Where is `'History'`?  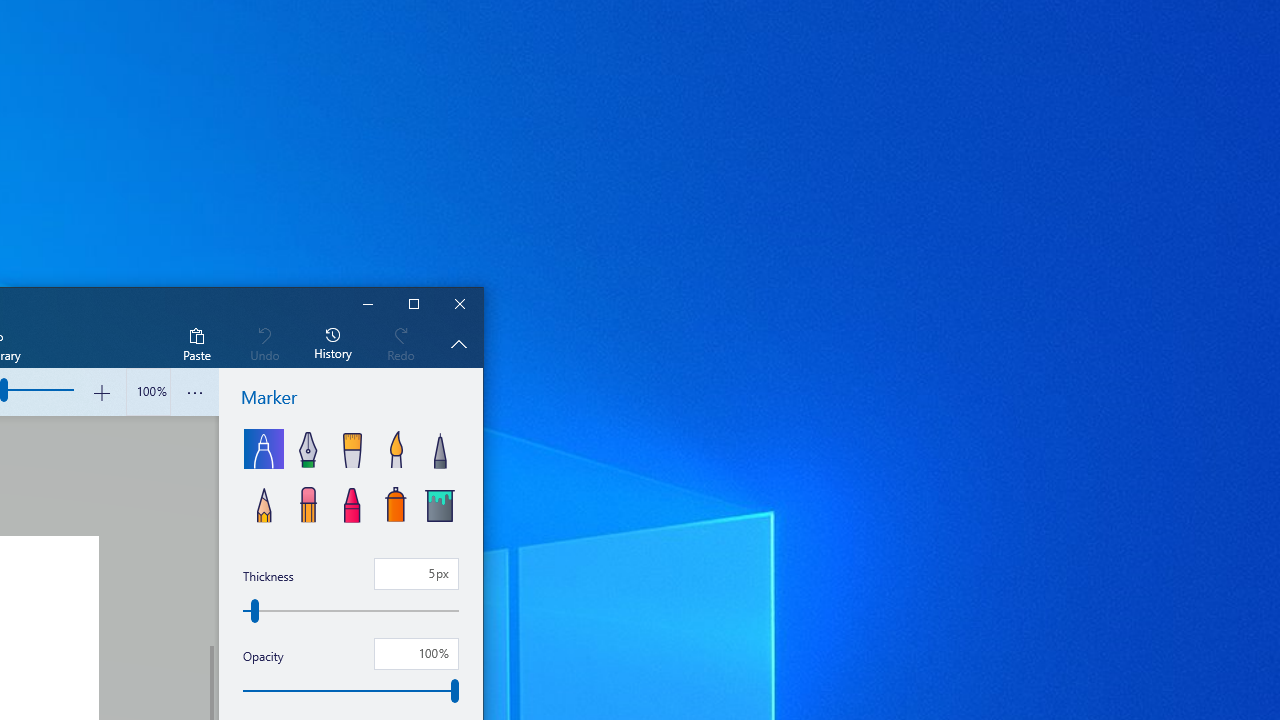 'History' is located at coordinates (333, 342).